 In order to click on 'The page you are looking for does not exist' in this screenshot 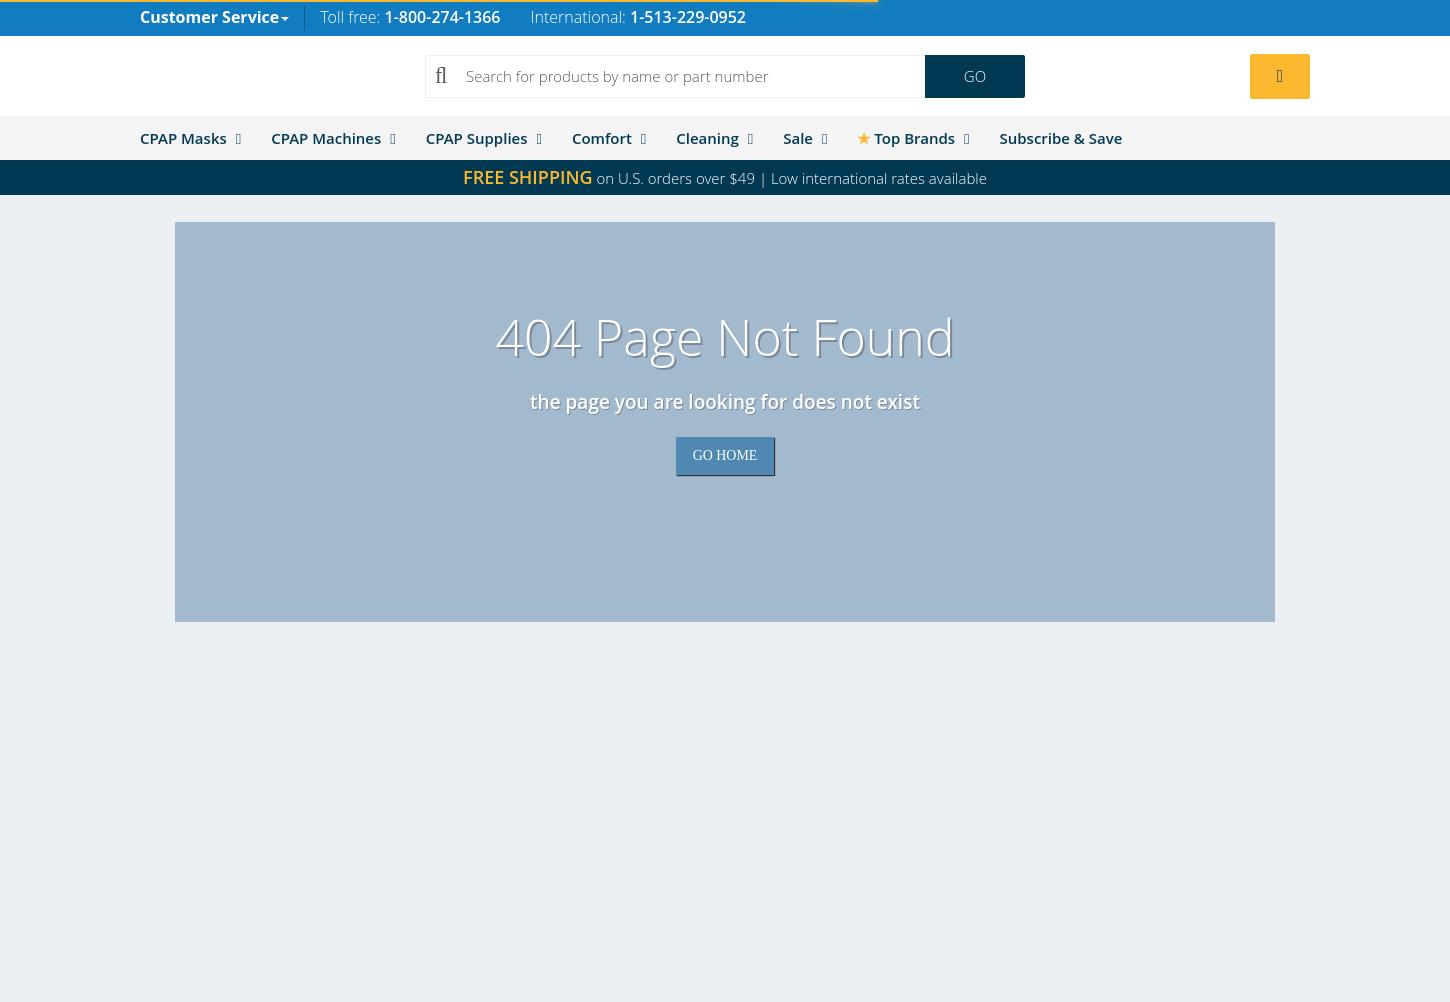, I will do `click(529, 401)`.